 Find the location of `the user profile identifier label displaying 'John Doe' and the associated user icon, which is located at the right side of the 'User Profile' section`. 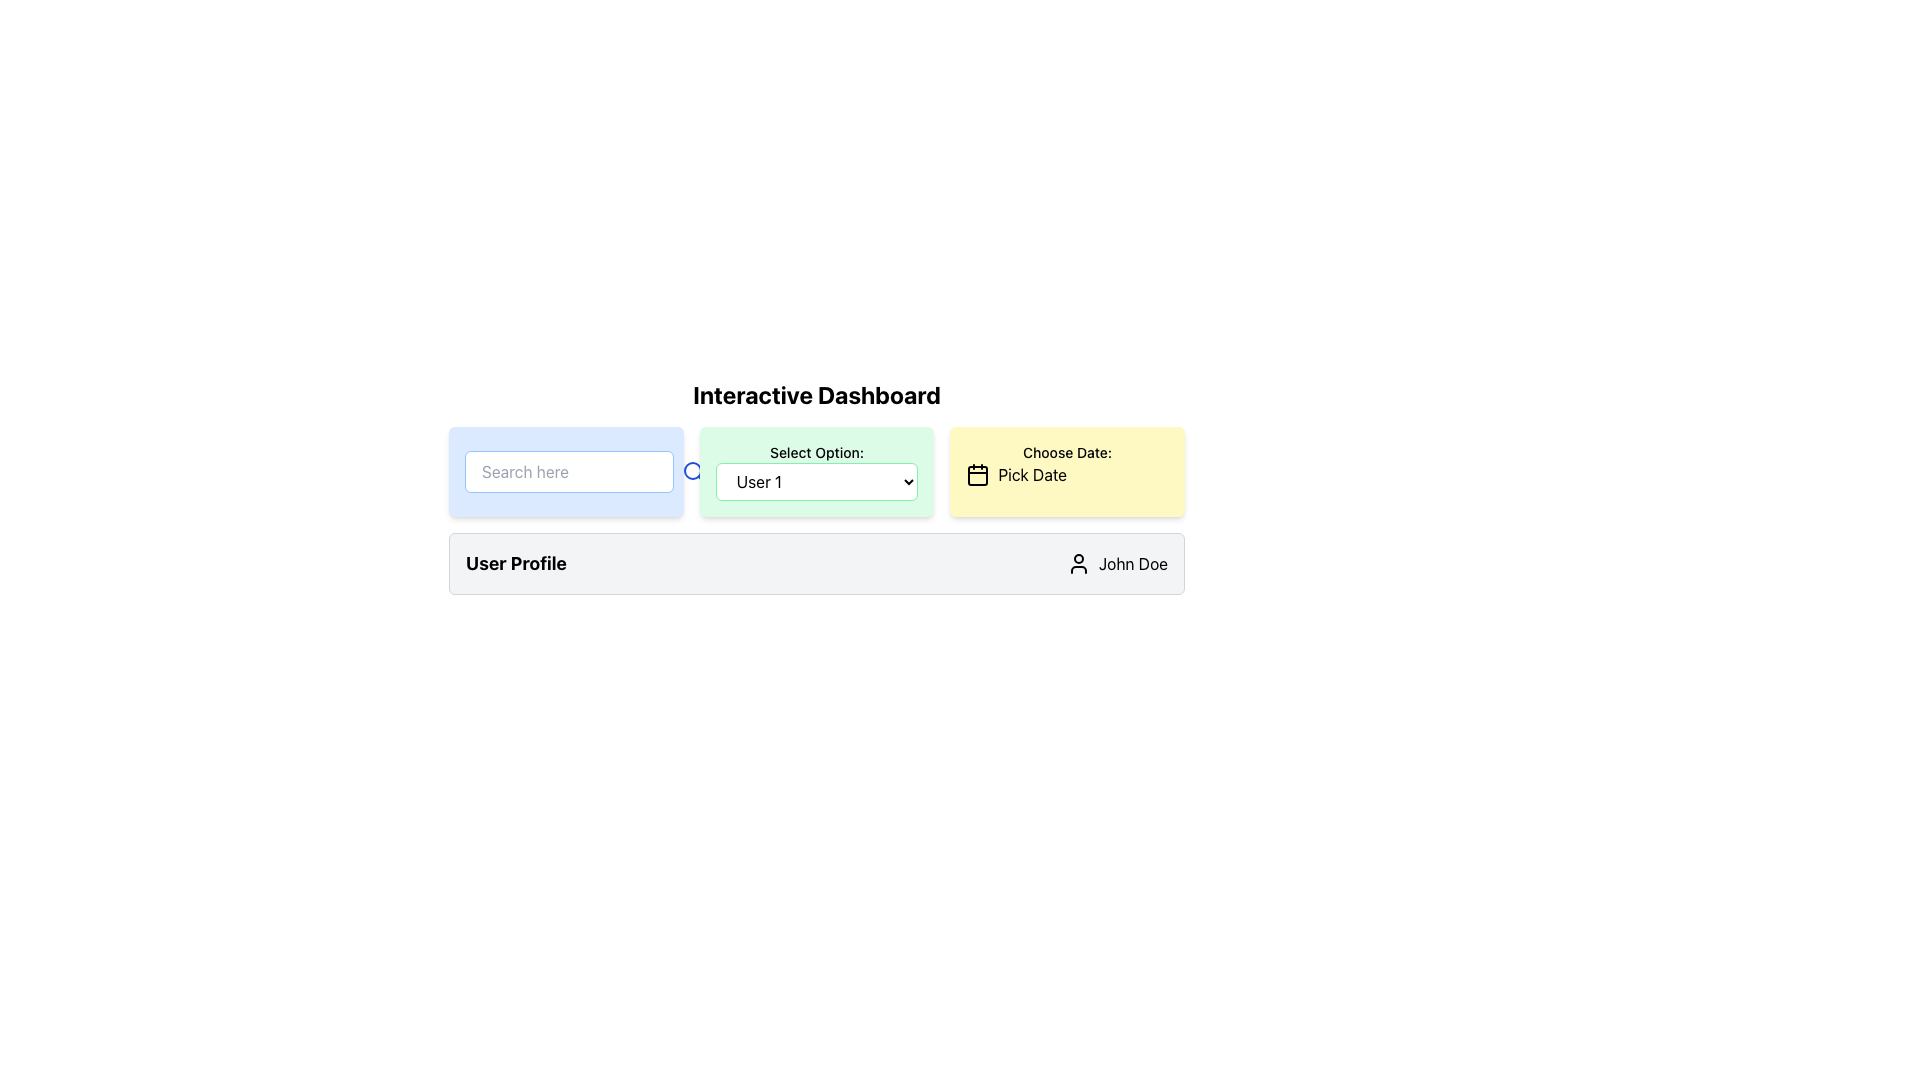

the user profile identifier label displaying 'John Doe' and the associated user icon, which is located at the right side of the 'User Profile' section is located at coordinates (1116, 563).